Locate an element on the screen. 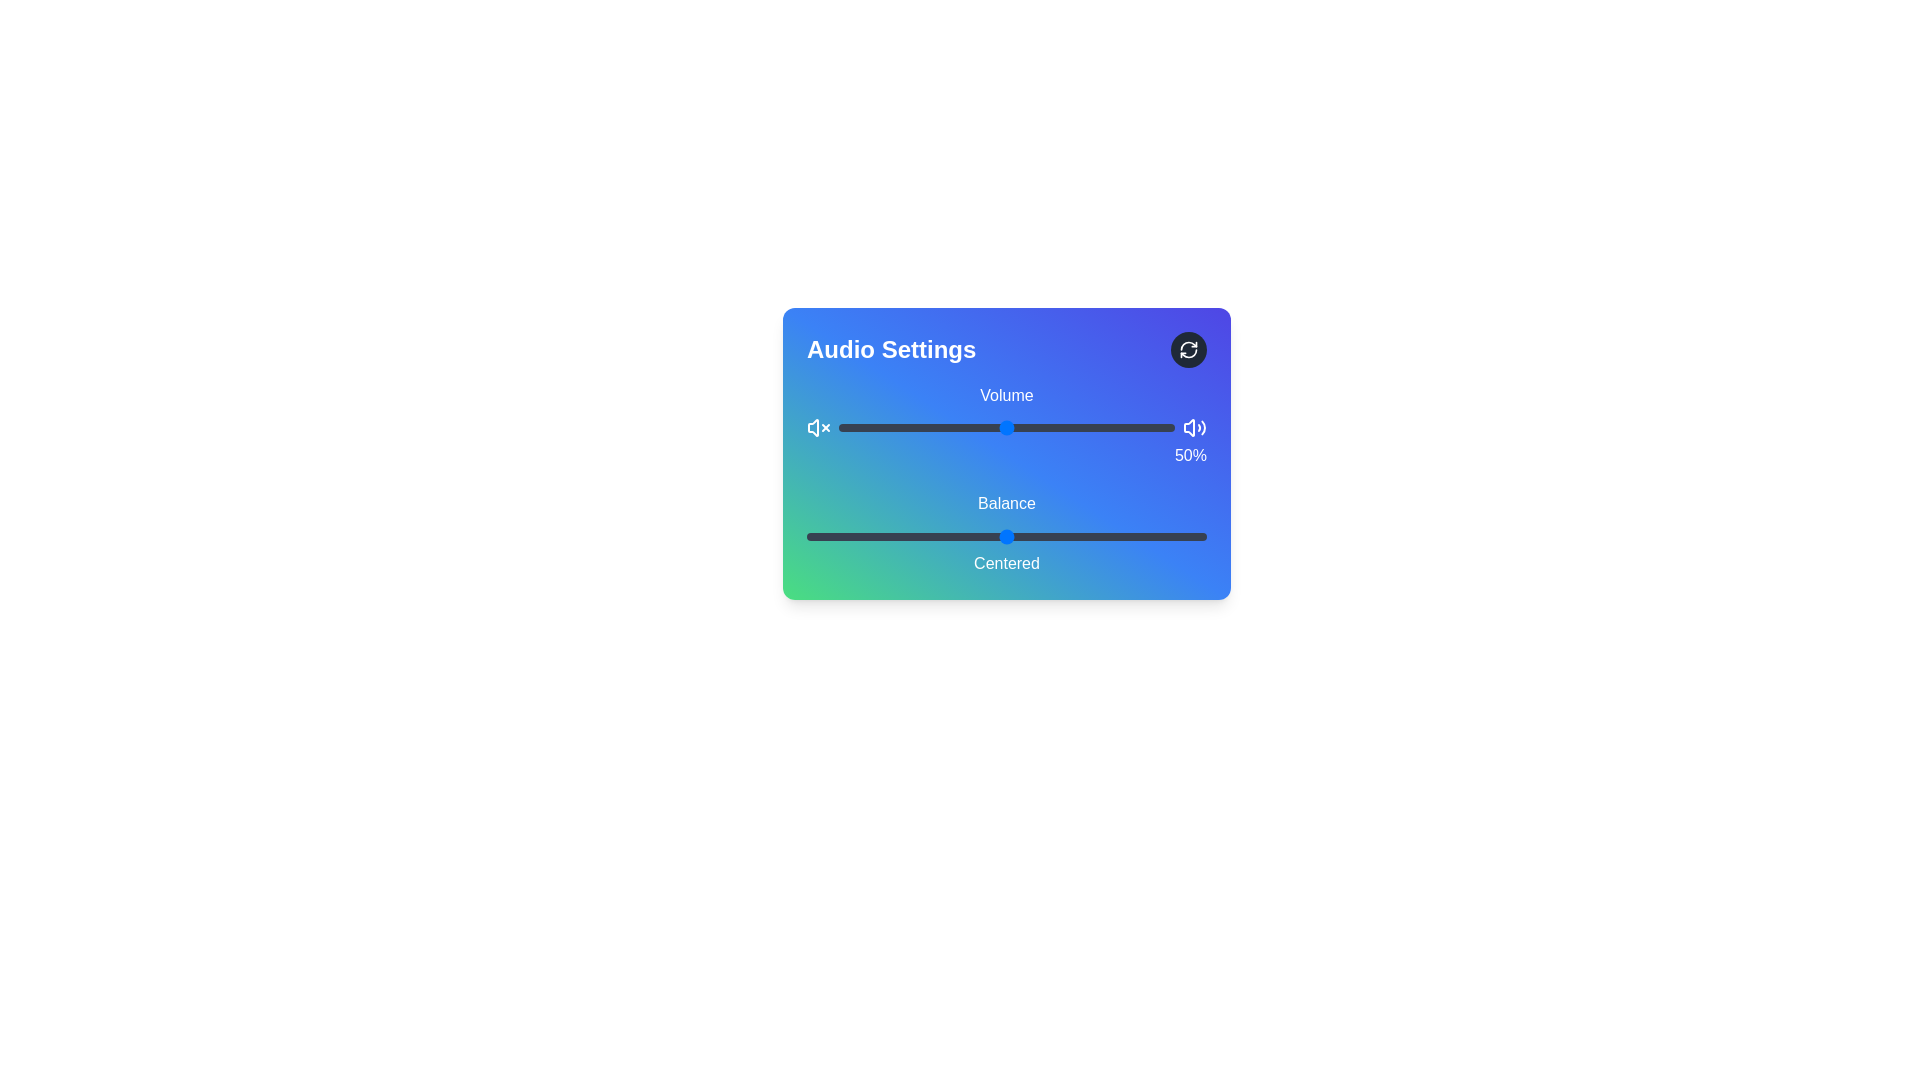 The image size is (1920, 1080). the volume slider is located at coordinates (1113, 427).